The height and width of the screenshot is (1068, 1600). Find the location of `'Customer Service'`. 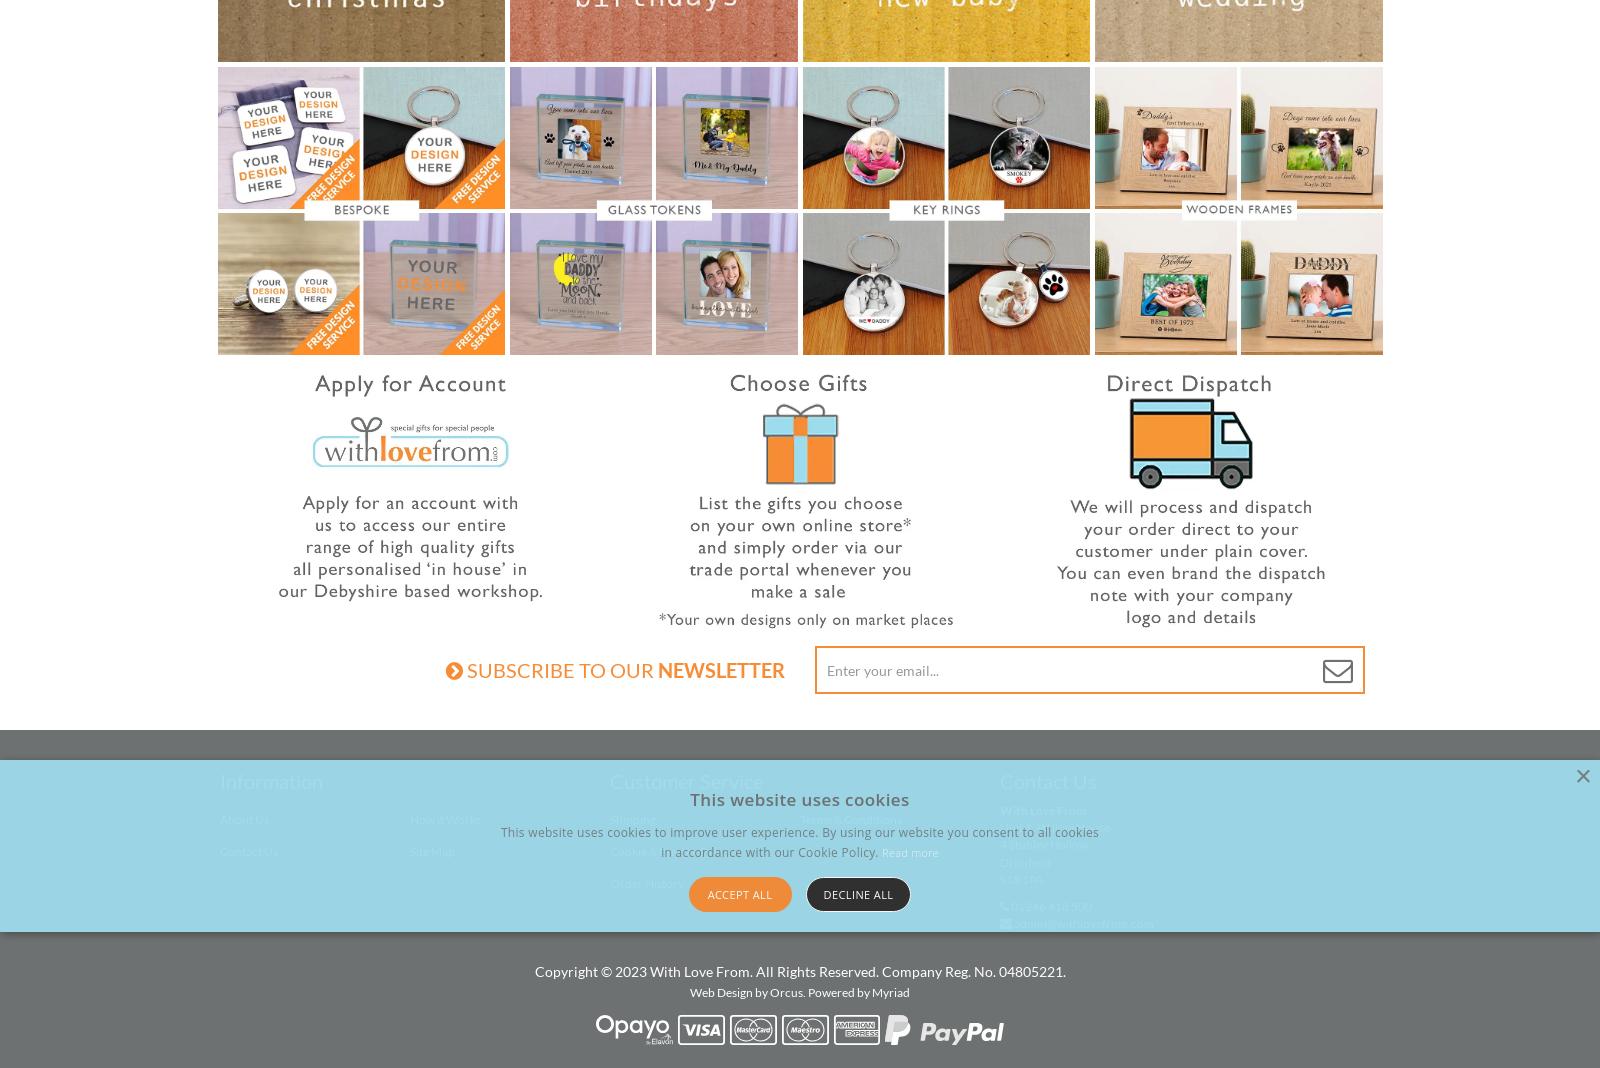

'Customer Service' is located at coordinates (686, 781).